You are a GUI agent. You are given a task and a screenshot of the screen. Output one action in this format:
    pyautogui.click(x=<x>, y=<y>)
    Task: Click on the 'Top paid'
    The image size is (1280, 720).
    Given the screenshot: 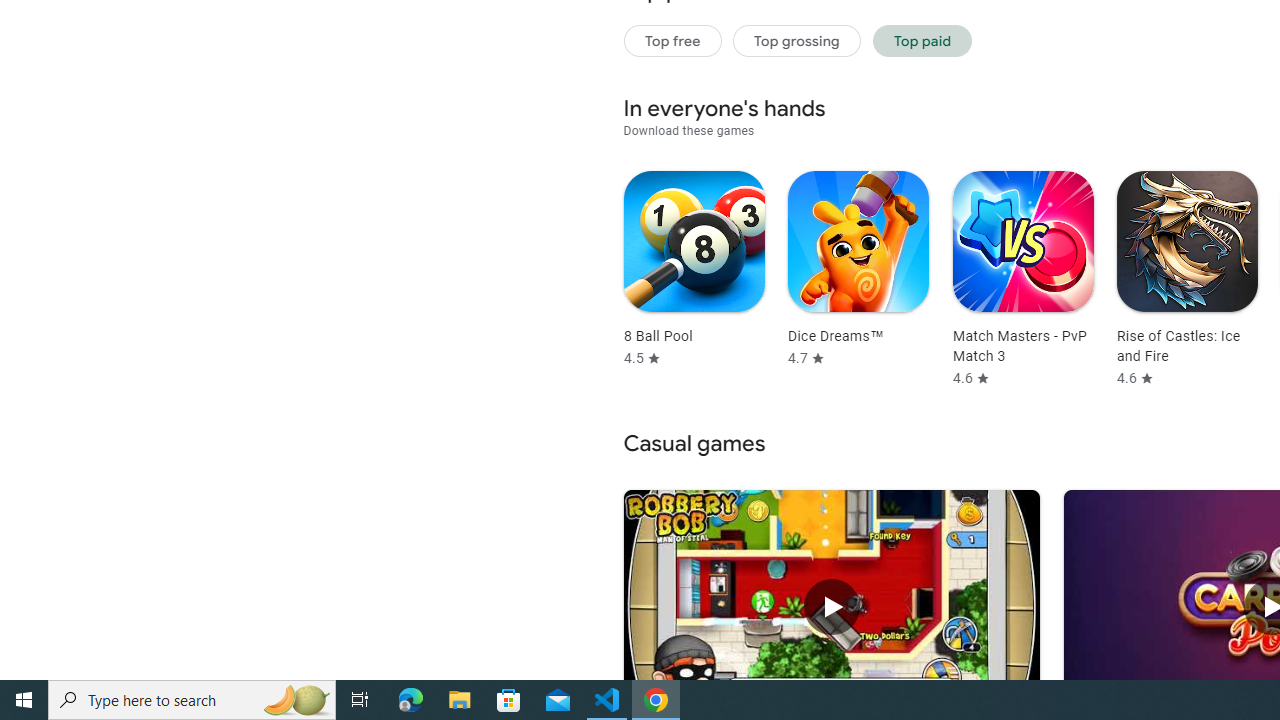 What is the action you would take?
    pyautogui.click(x=921, y=40)
    